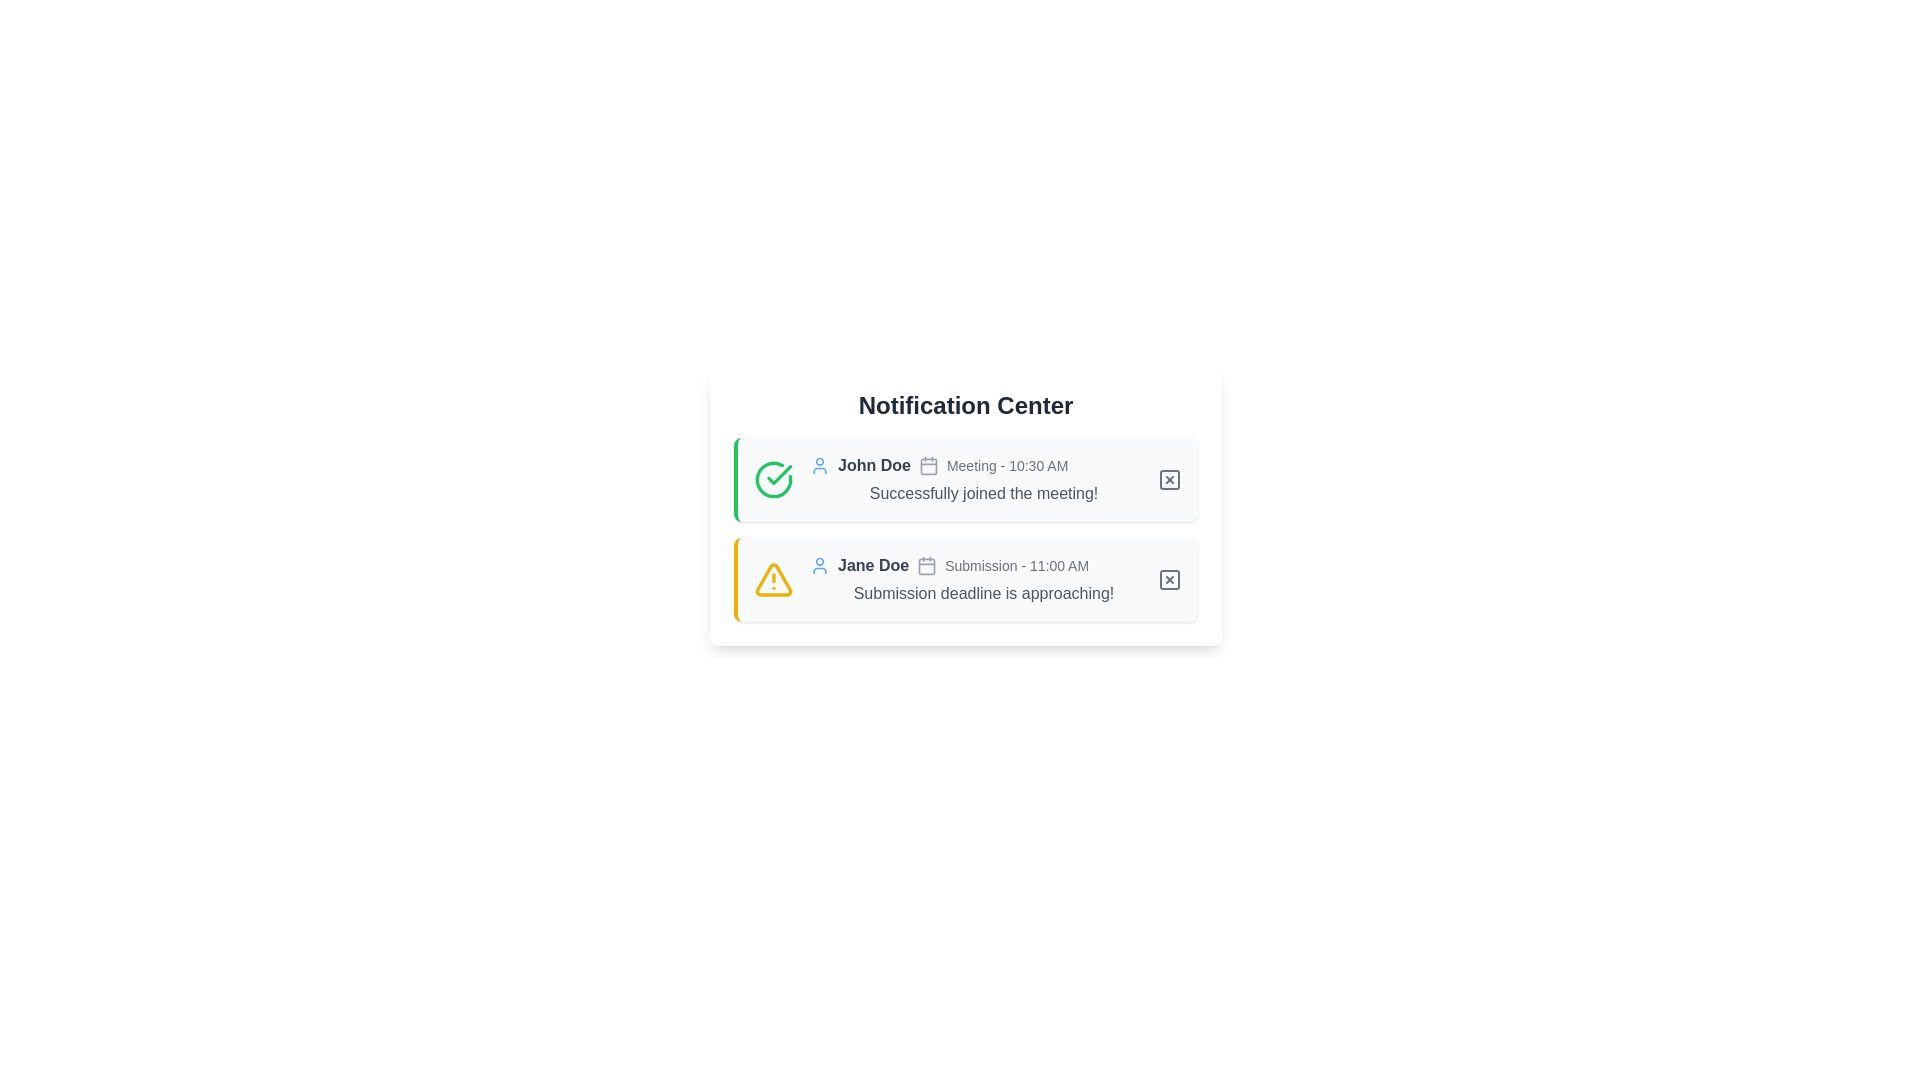 The width and height of the screenshot is (1920, 1080). Describe the element at coordinates (772, 579) in the screenshot. I see `the warning triangle icon with an exclamation point inside, located on the left side of the second notification card labeled 'Jane Doe'` at that location.